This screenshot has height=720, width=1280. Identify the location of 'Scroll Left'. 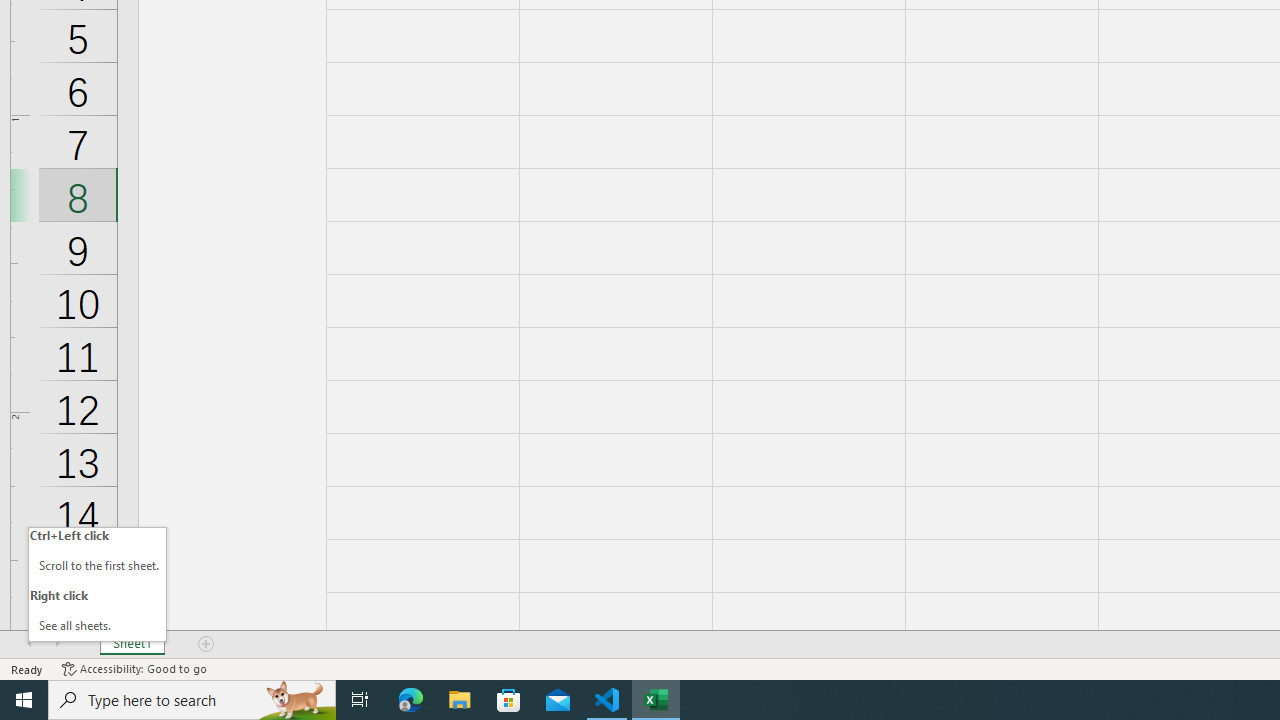
(29, 644).